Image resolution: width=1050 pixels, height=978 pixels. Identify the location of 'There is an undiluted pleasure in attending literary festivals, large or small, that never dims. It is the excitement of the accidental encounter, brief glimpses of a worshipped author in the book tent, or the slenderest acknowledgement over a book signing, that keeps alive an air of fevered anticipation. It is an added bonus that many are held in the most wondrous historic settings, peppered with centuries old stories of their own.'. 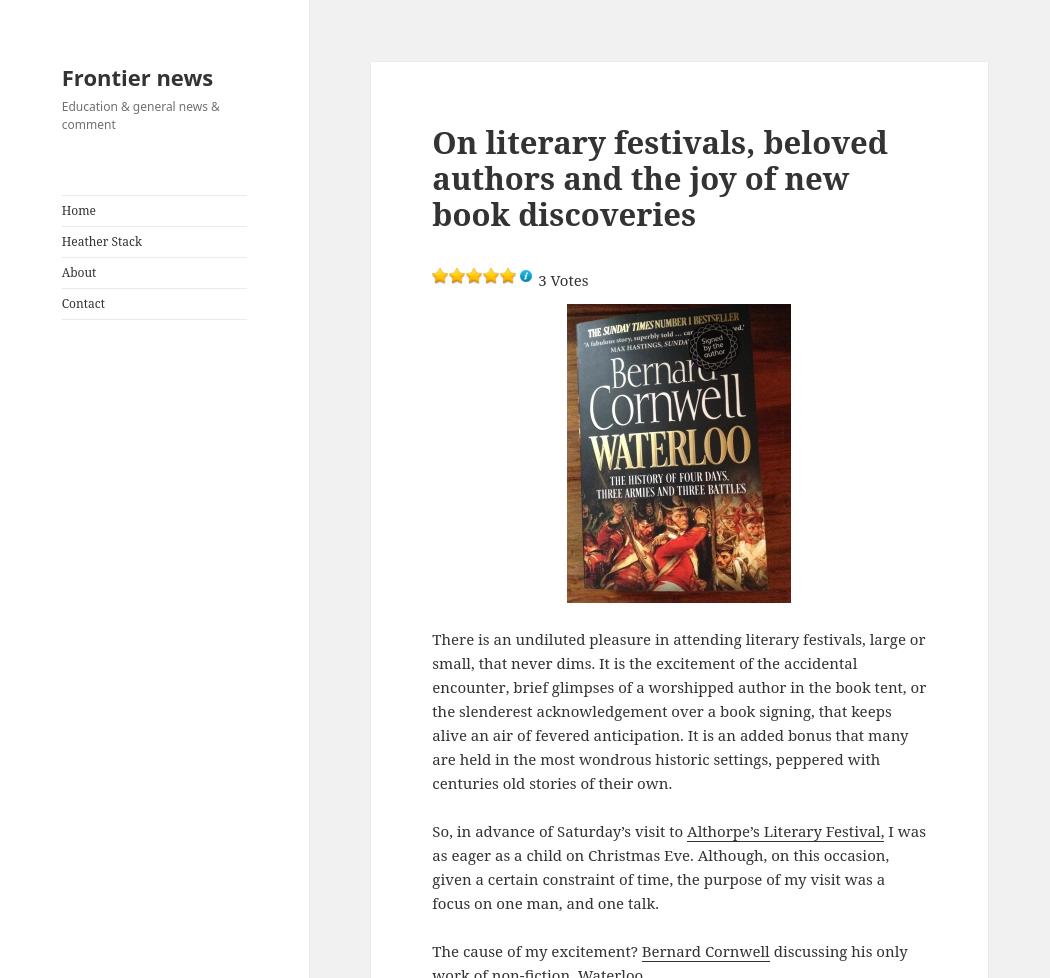
(679, 710).